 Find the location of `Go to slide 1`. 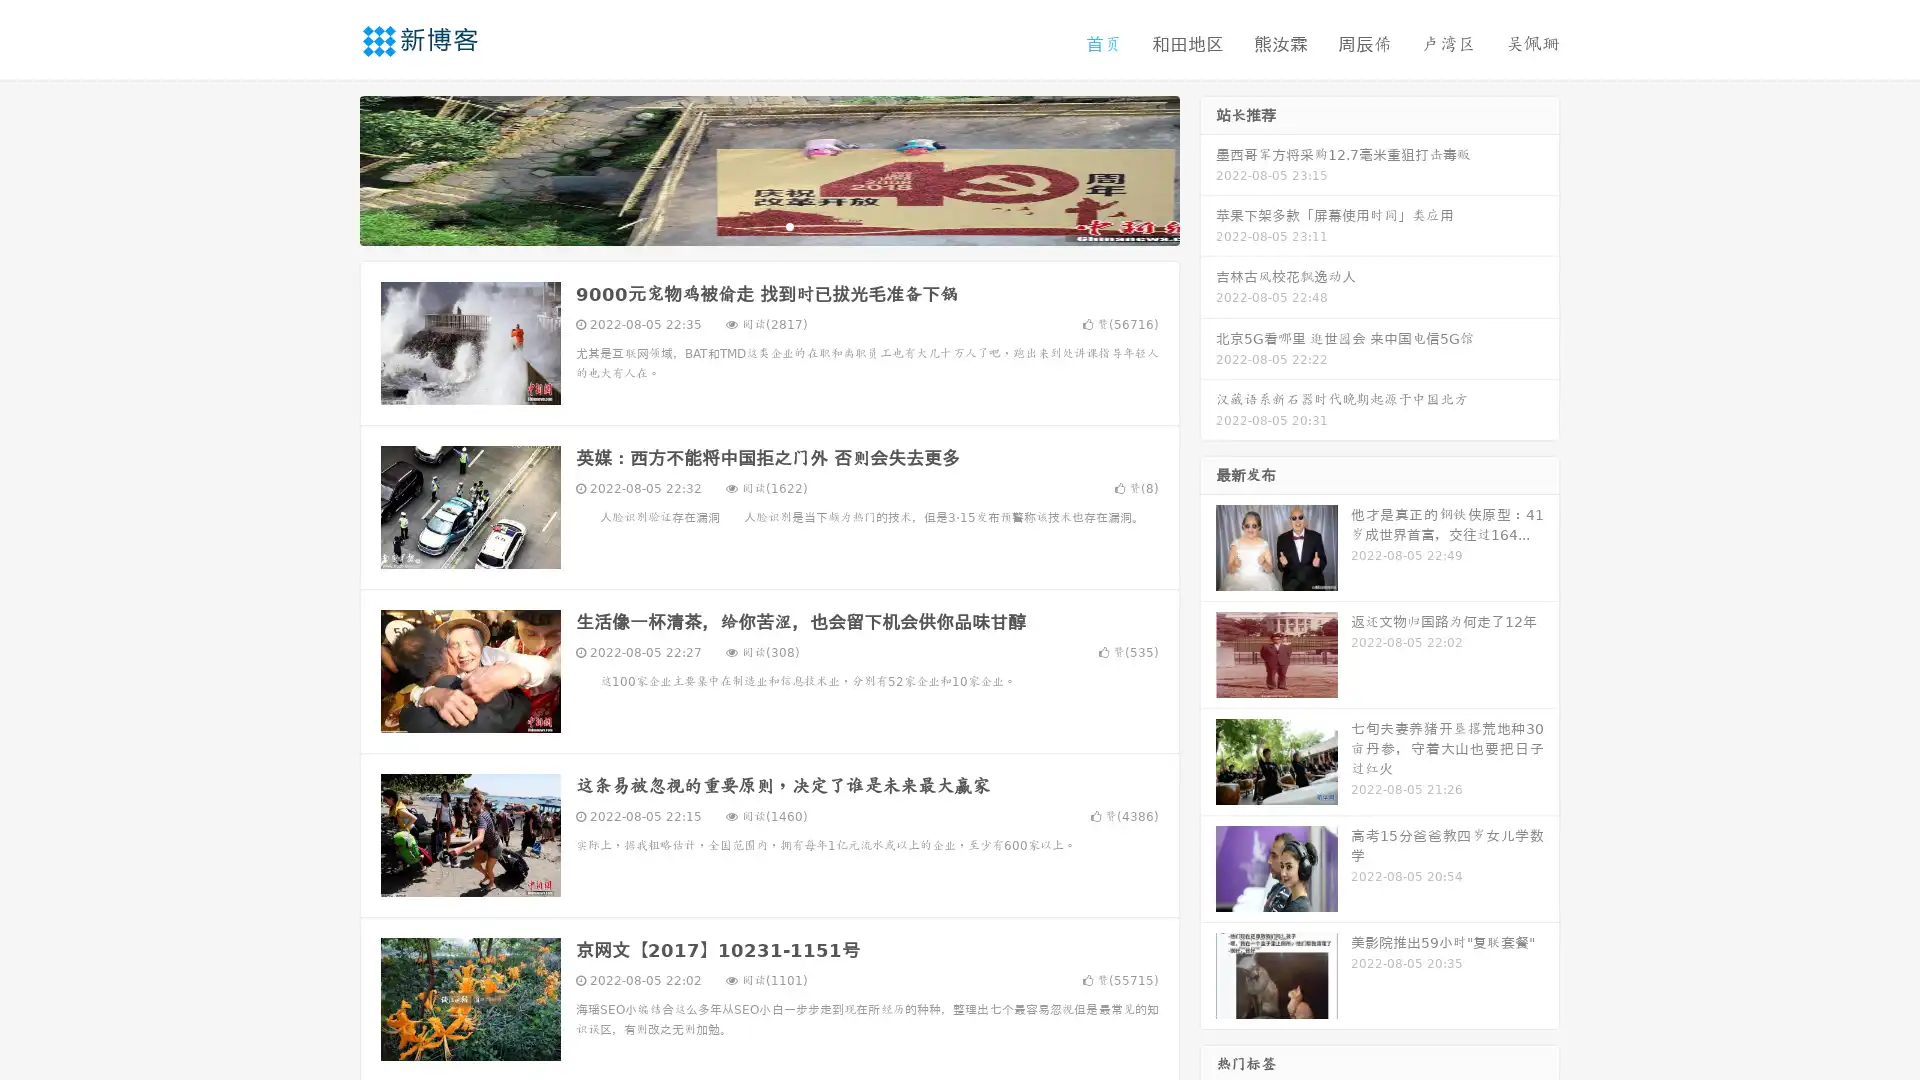

Go to slide 1 is located at coordinates (748, 225).